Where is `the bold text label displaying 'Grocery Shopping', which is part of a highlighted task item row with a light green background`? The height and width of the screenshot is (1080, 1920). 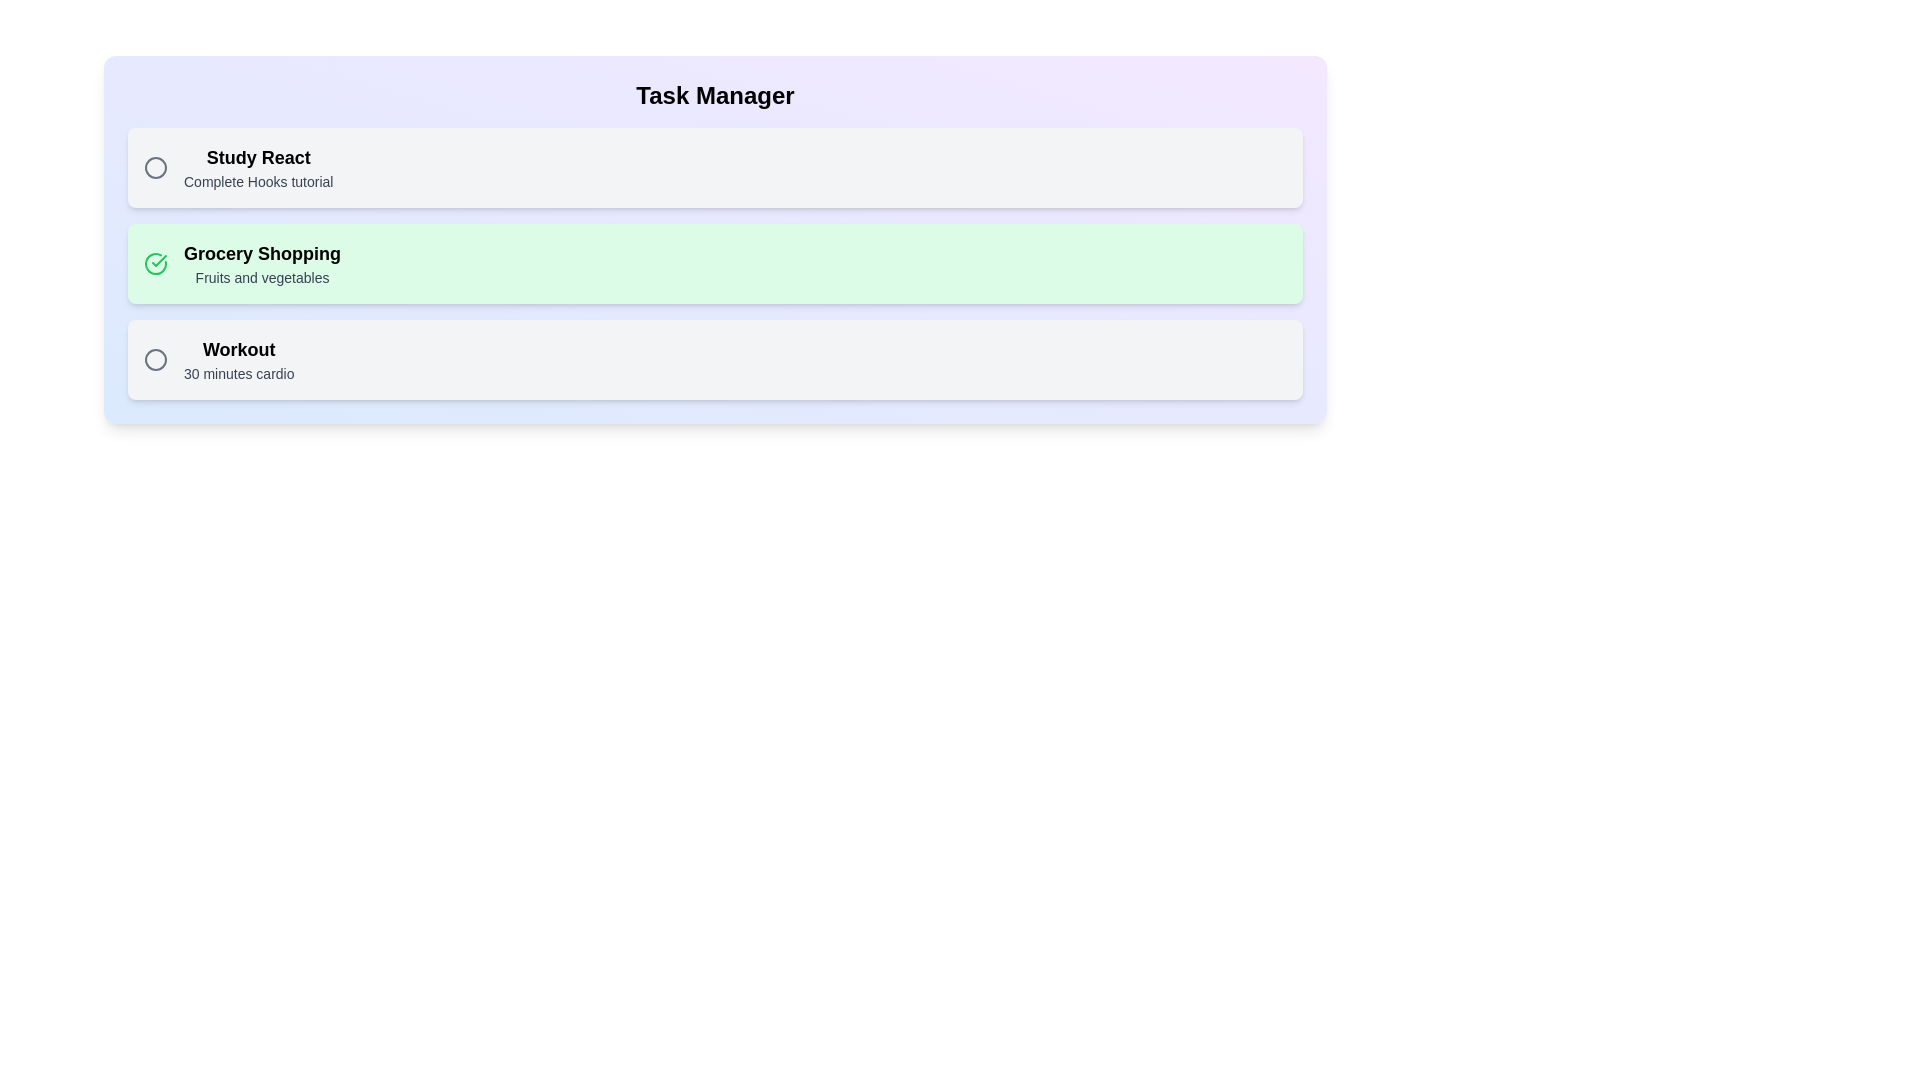 the bold text label displaying 'Grocery Shopping', which is part of a highlighted task item row with a light green background is located at coordinates (261, 253).